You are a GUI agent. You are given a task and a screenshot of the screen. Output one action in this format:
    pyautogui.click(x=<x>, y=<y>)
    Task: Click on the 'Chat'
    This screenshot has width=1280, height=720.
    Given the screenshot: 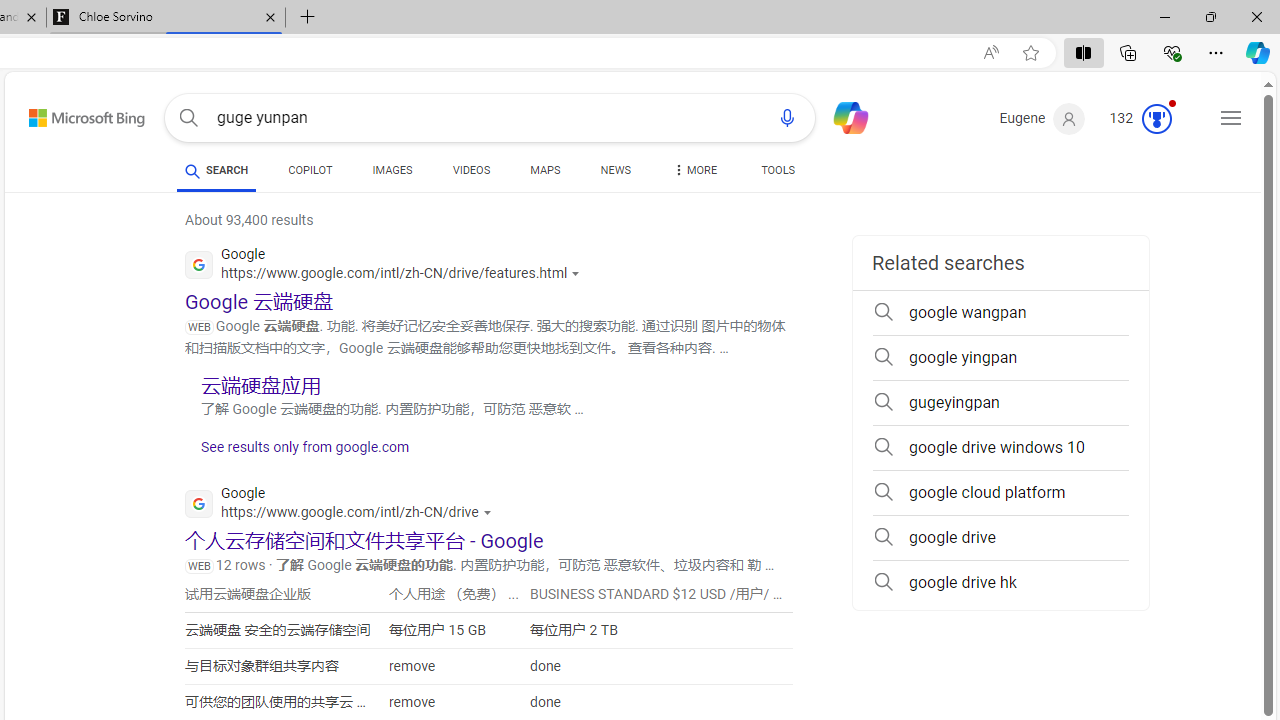 What is the action you would take?
    pyautogui.click(x=842, y=116)
    